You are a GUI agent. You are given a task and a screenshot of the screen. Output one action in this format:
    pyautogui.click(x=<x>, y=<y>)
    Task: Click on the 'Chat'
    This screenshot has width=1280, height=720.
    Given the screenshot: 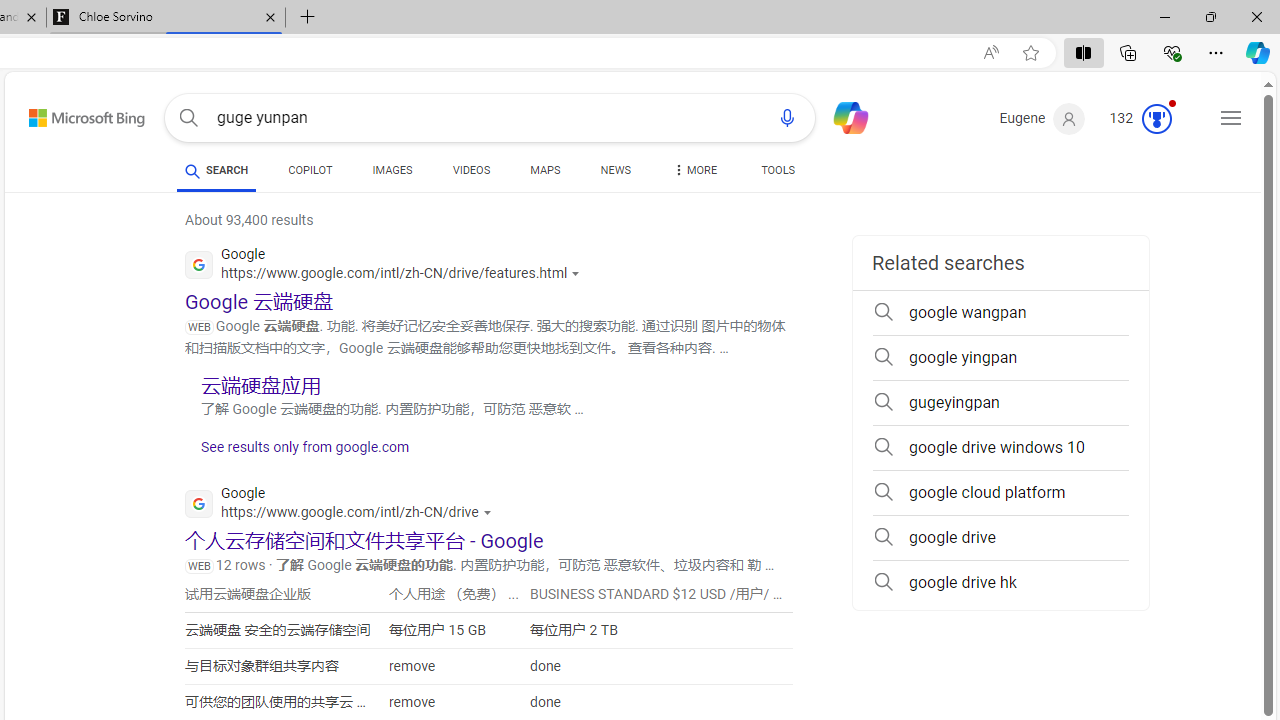 What is the action you would take?
    pyautogui.click(x=842, y=116)
    